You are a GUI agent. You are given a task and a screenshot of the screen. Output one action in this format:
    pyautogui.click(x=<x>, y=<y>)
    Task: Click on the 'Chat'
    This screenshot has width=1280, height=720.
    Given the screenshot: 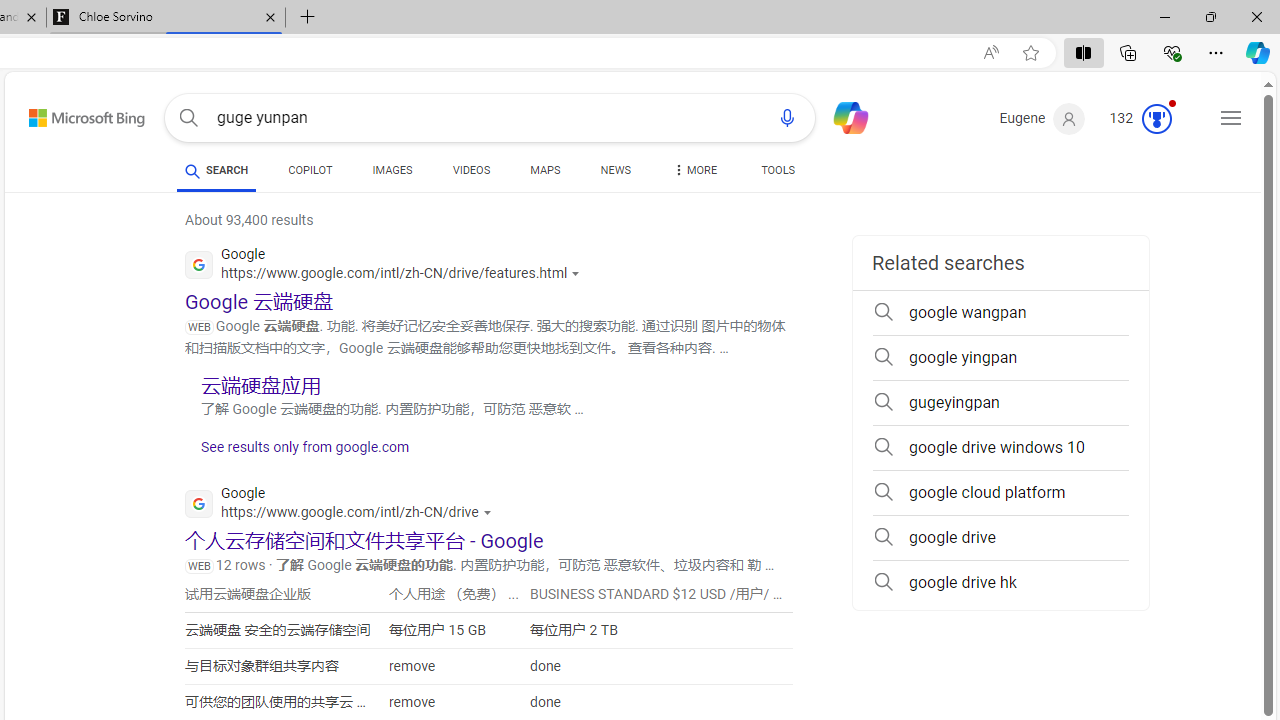 What is the action you would take?
    pyautogui.click(x=842, y=116)
    